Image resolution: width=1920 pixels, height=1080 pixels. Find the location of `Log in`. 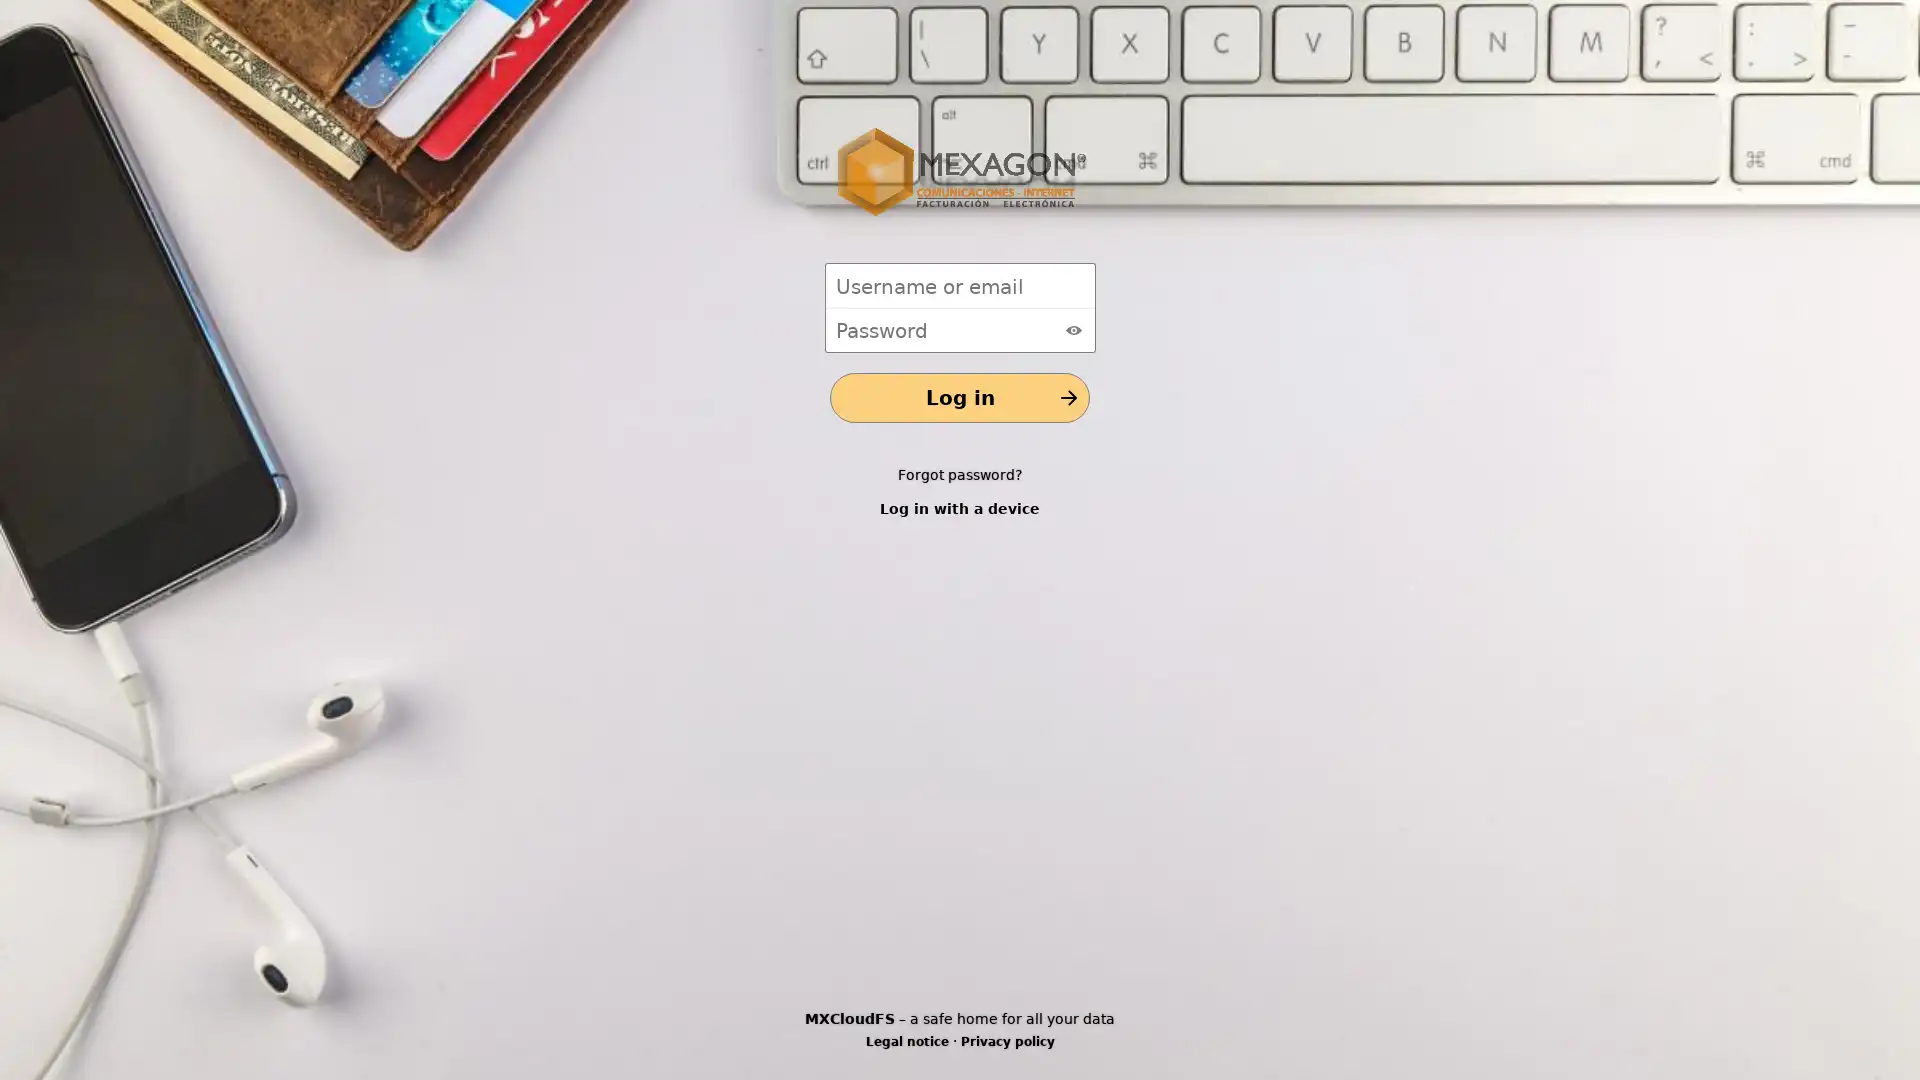

Log in is located at coordinates (960, 397).